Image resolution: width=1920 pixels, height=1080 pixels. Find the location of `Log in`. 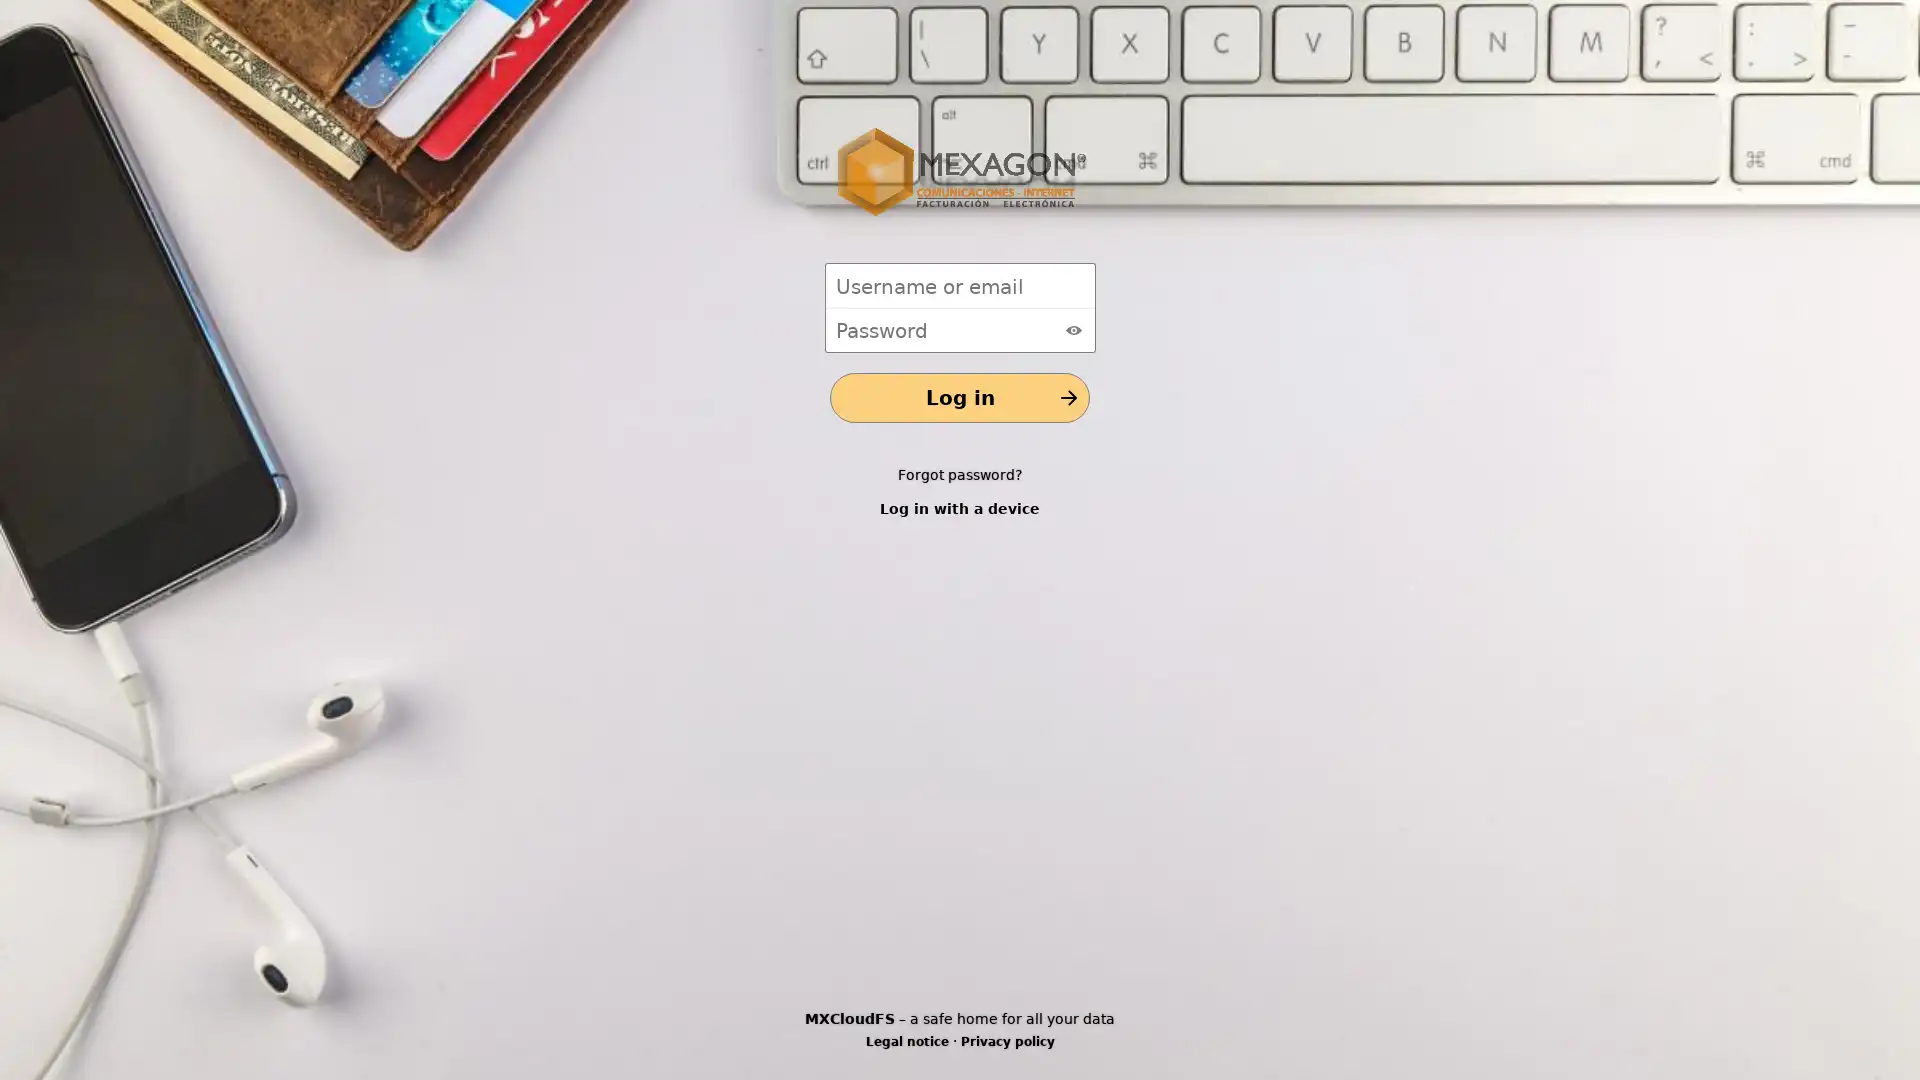

Log in is located at coordinates (960, 397).